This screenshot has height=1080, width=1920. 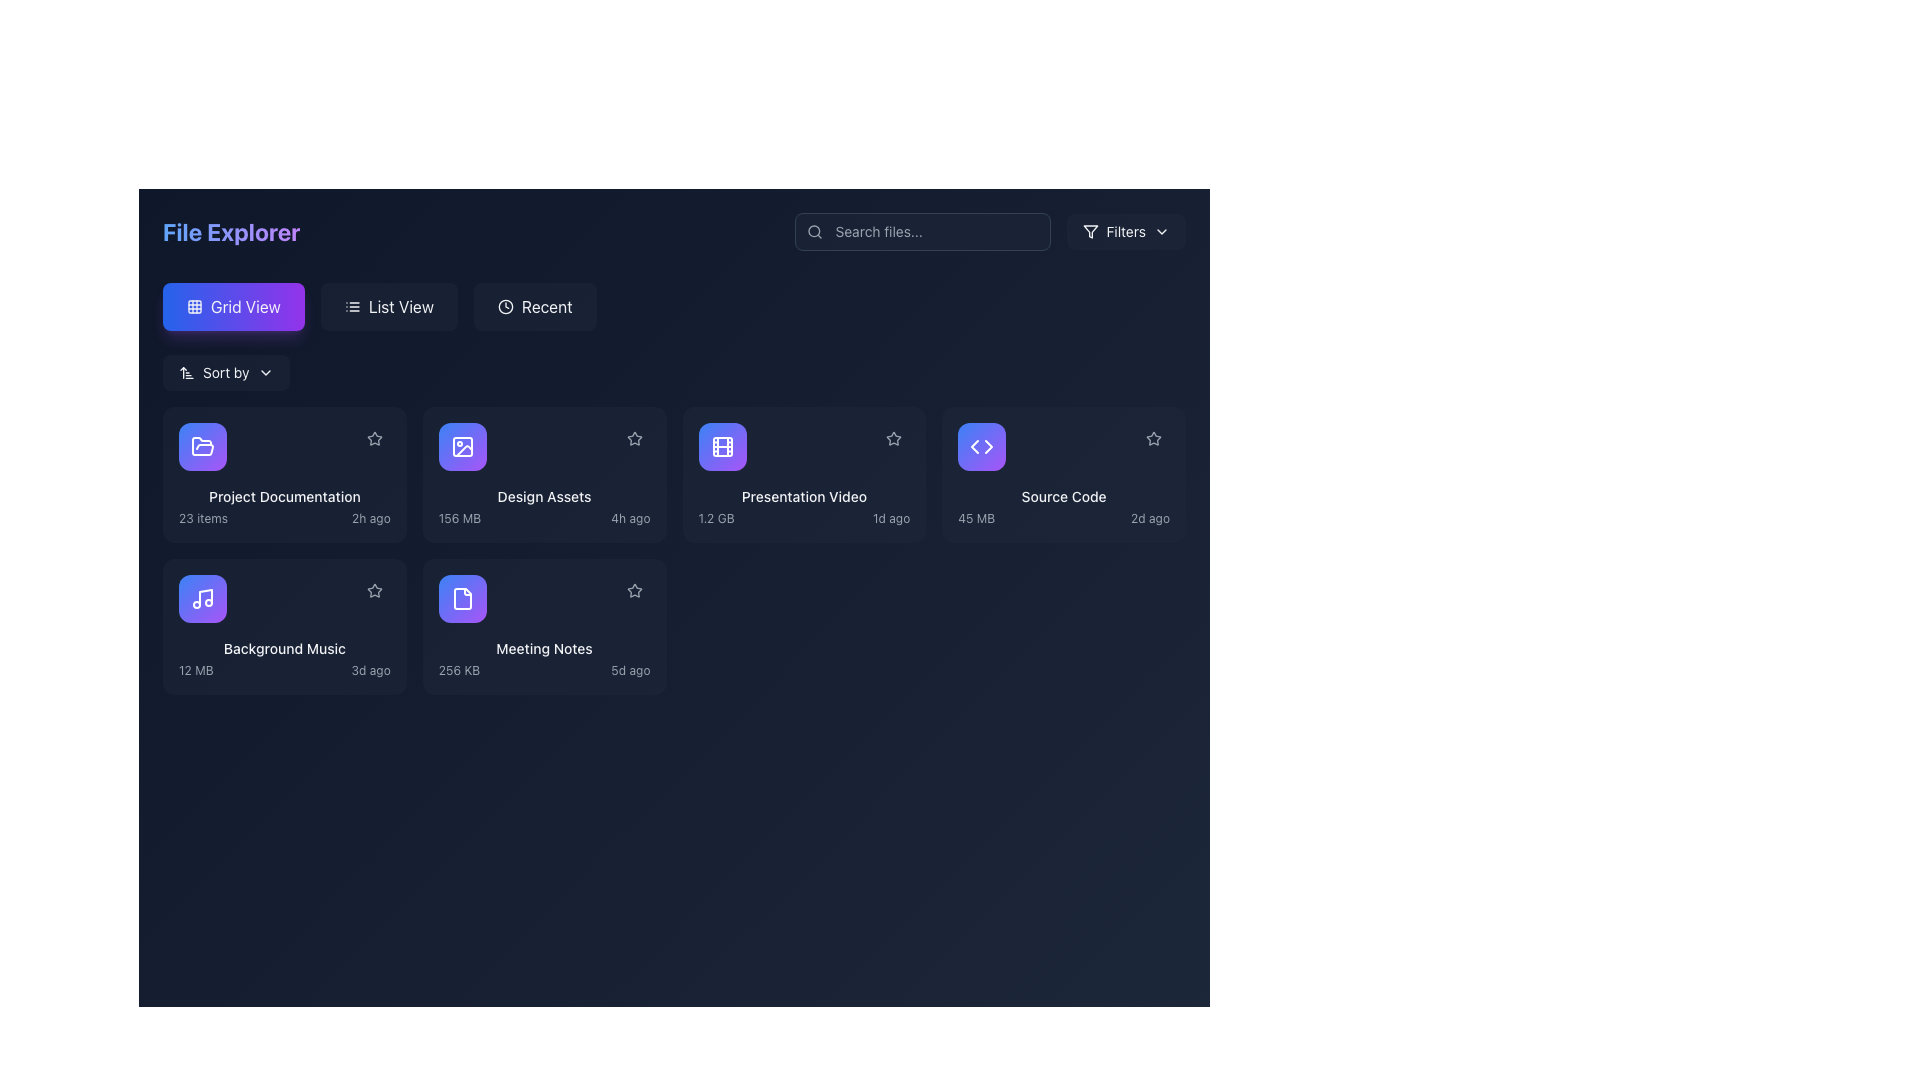 What do you see at coordinates (982, 446) in the screenshot?
I see `the square icon with rounded corners, featuring a gradient background from blue to purple and a white graphic of angle brackets (< and >)` at bounding box center [982, 446].